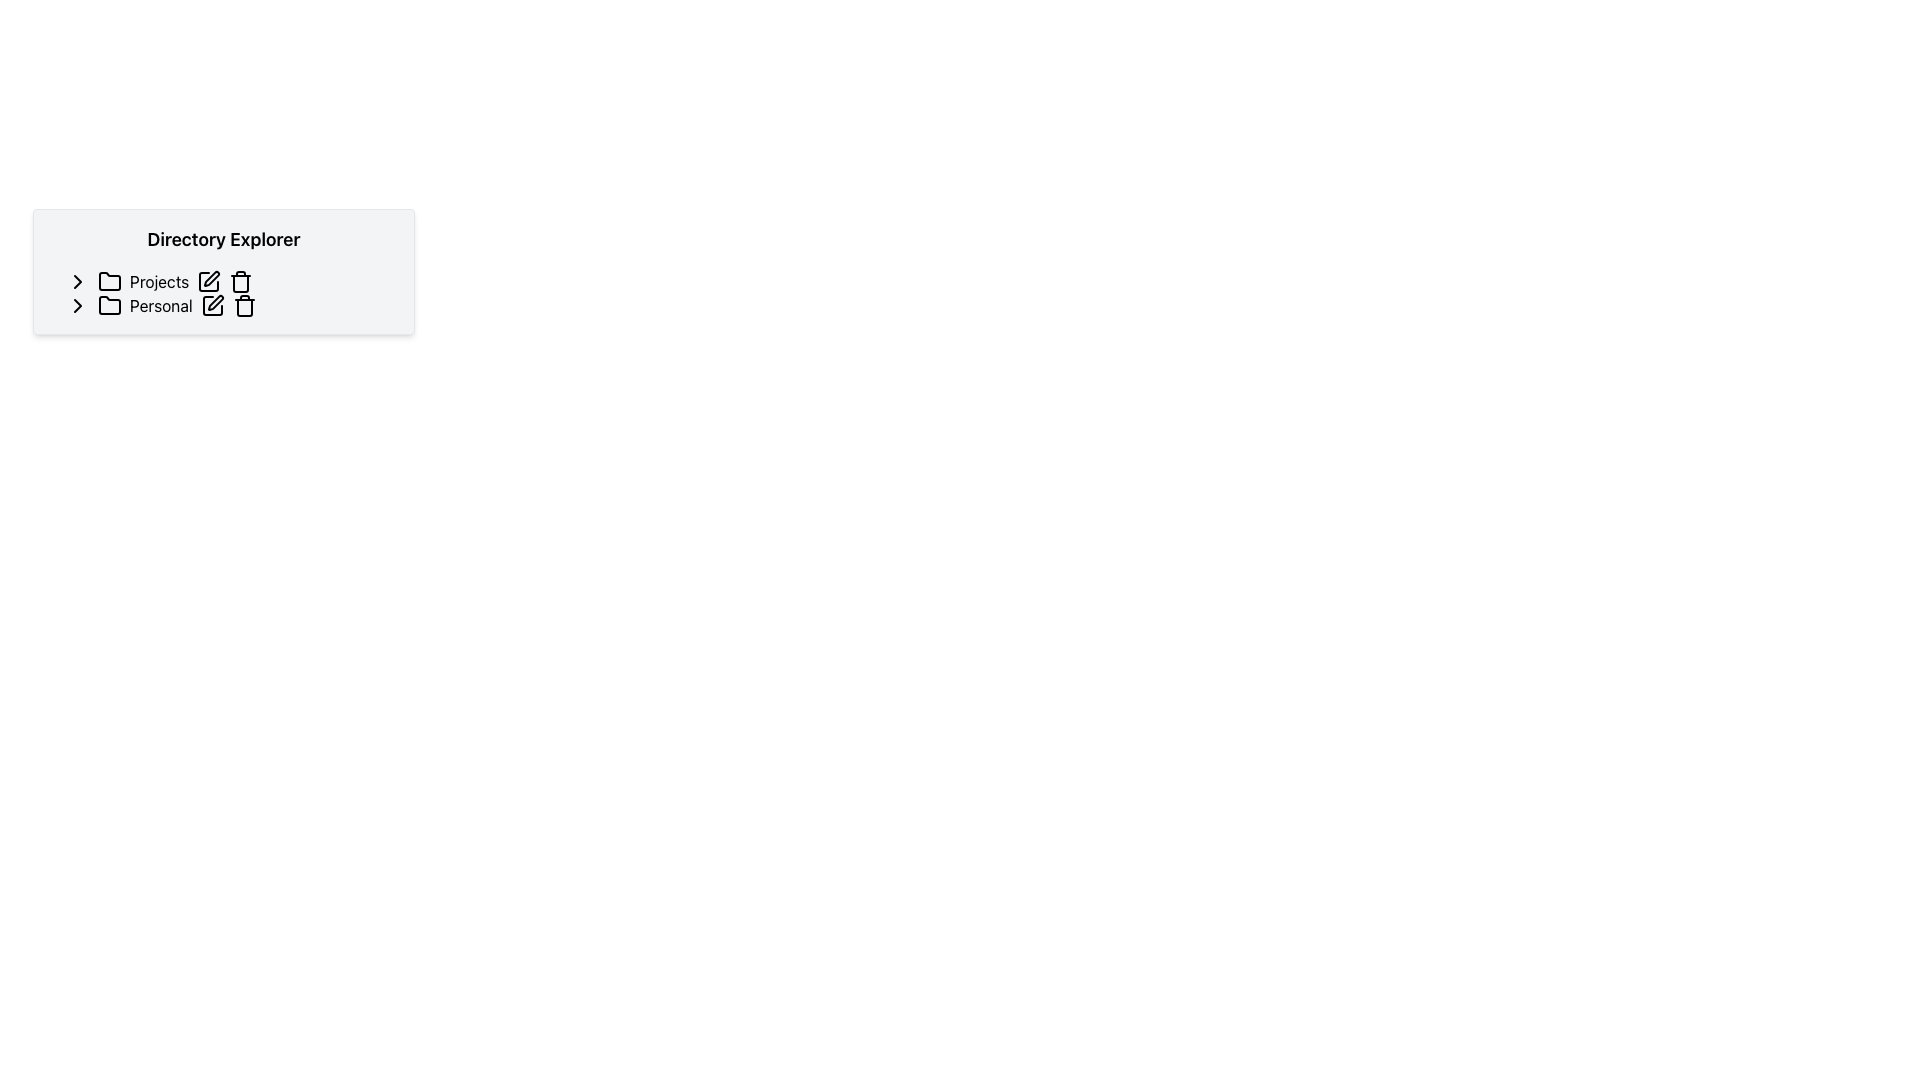  Describe the element at coordinates (161, 305) in the screenshot. I see `the 'Personal' text label in the file explorer` at that location.